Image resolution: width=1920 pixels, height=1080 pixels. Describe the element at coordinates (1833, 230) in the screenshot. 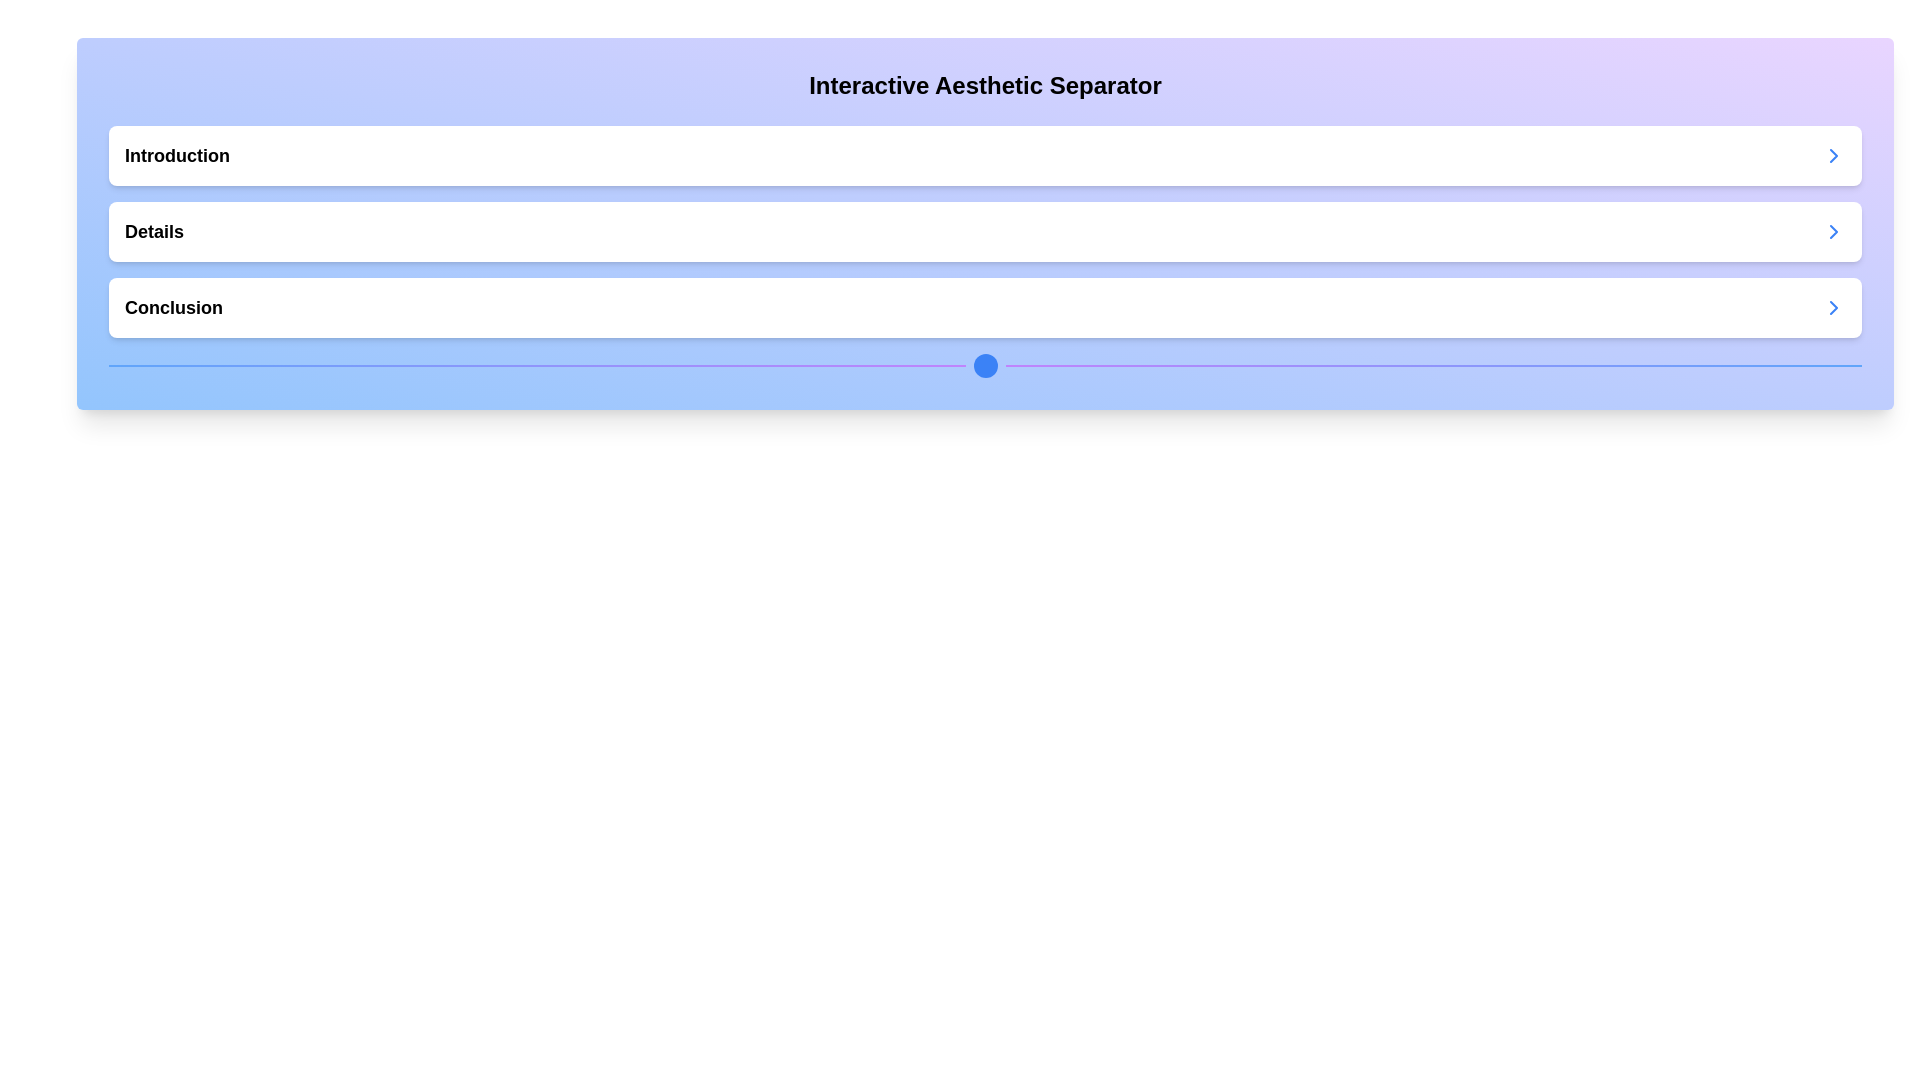

I see `the chevron indicator located to the extreme right of the 'Details' label` at that location.